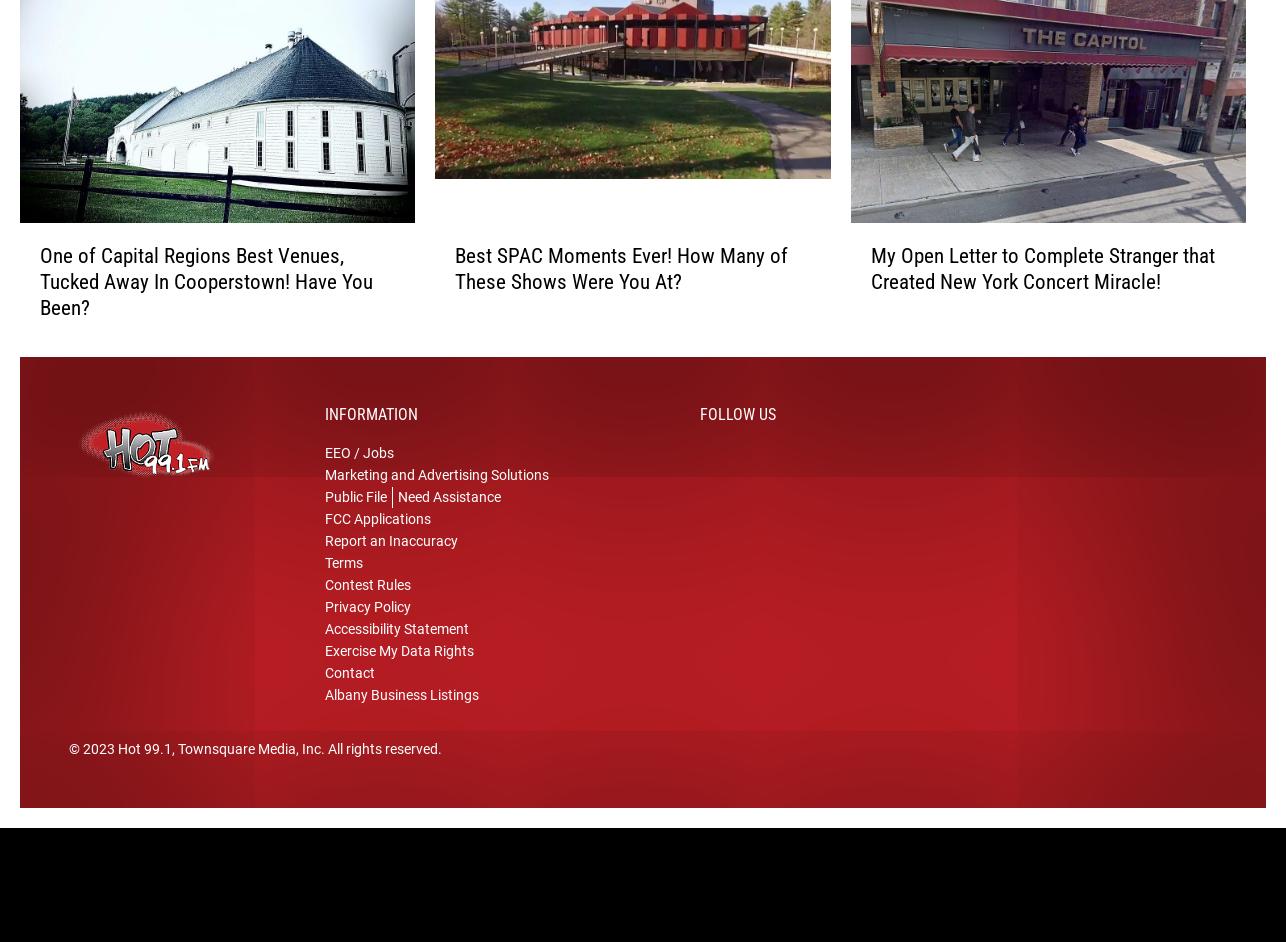 Image resolution: width=1286 pixels, height=942 pixels. What do you see at coordinates (398, 677) in the screenshot?
I see `'Exercise My Data Rights'` at bounding box center [398, 677].